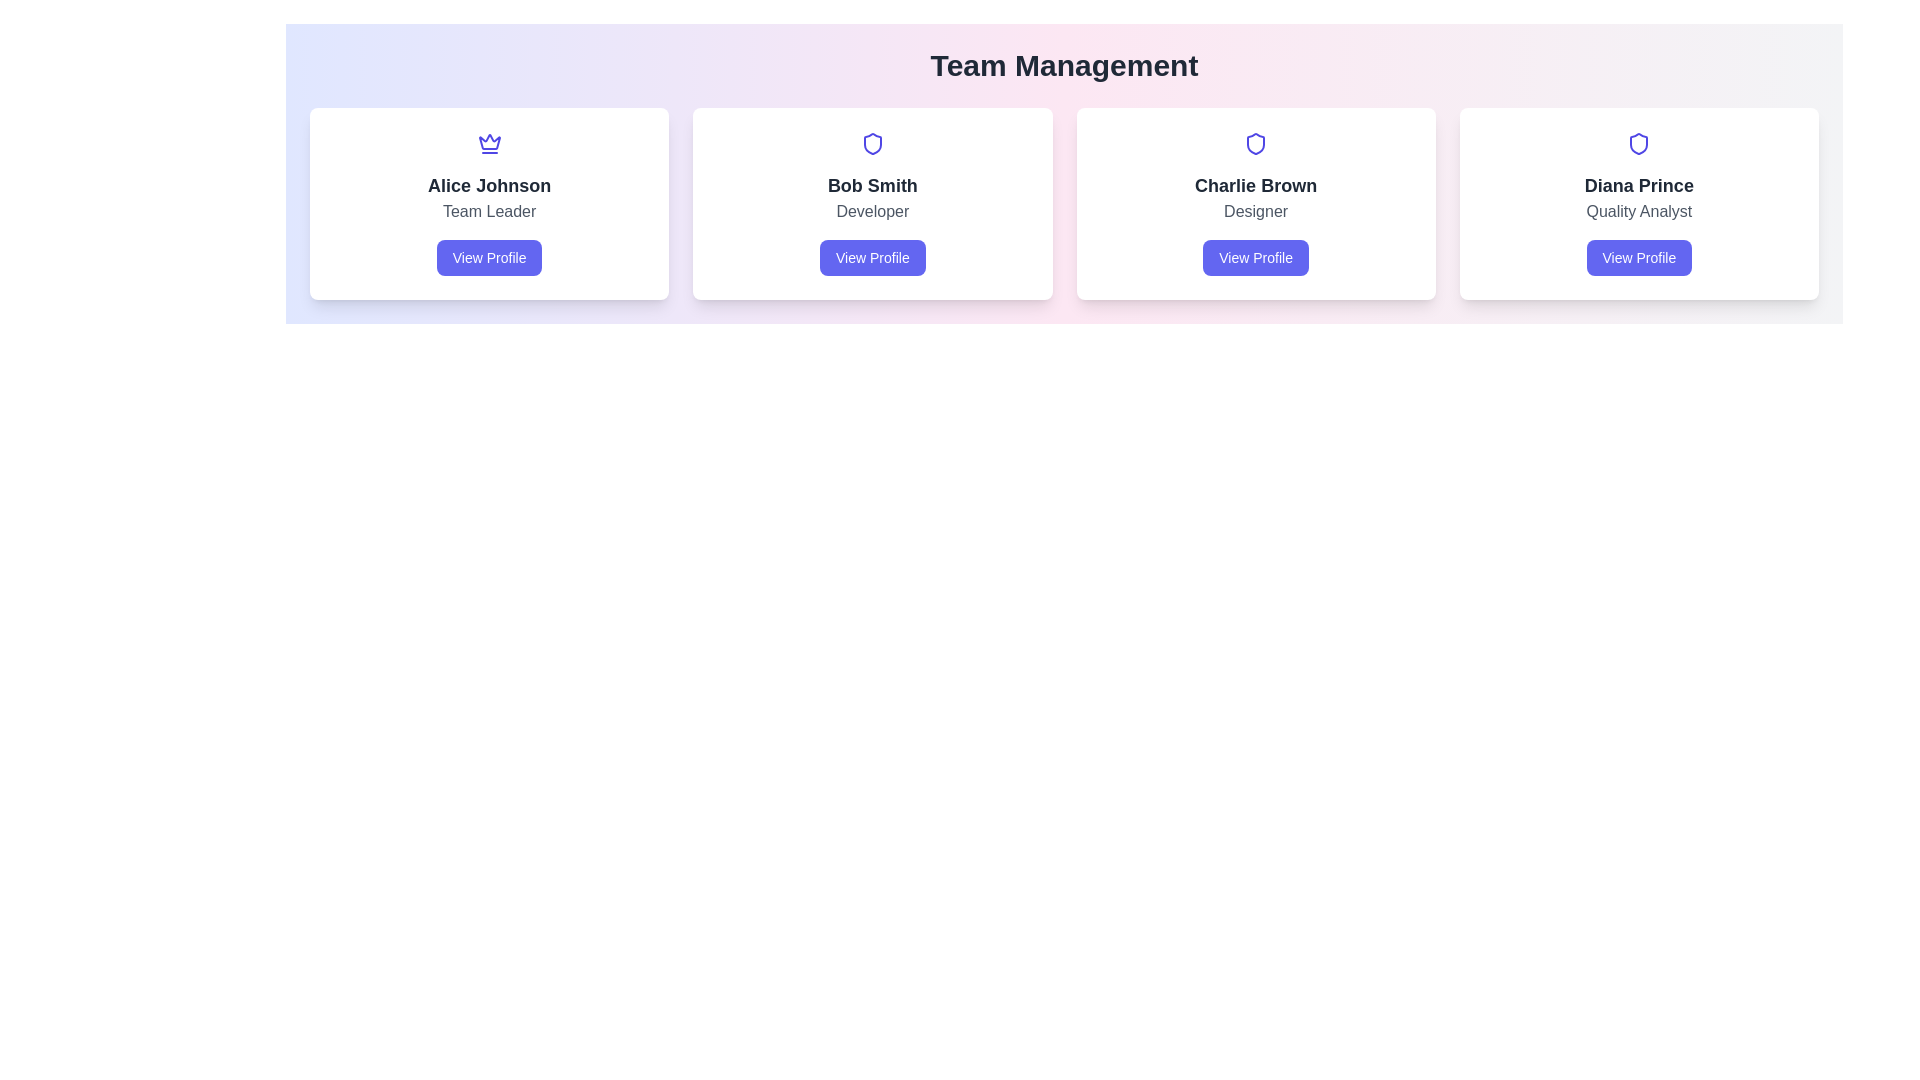 Image resolution: width=1920 pixels, height=1080 pixels. What do you see at coordinates (1255, 142) in the screenshot?
I see `the shield icon located at the top-center of Charlie Brown's card, which represents the role 'Designer'` at bounding box center [1255, 142].